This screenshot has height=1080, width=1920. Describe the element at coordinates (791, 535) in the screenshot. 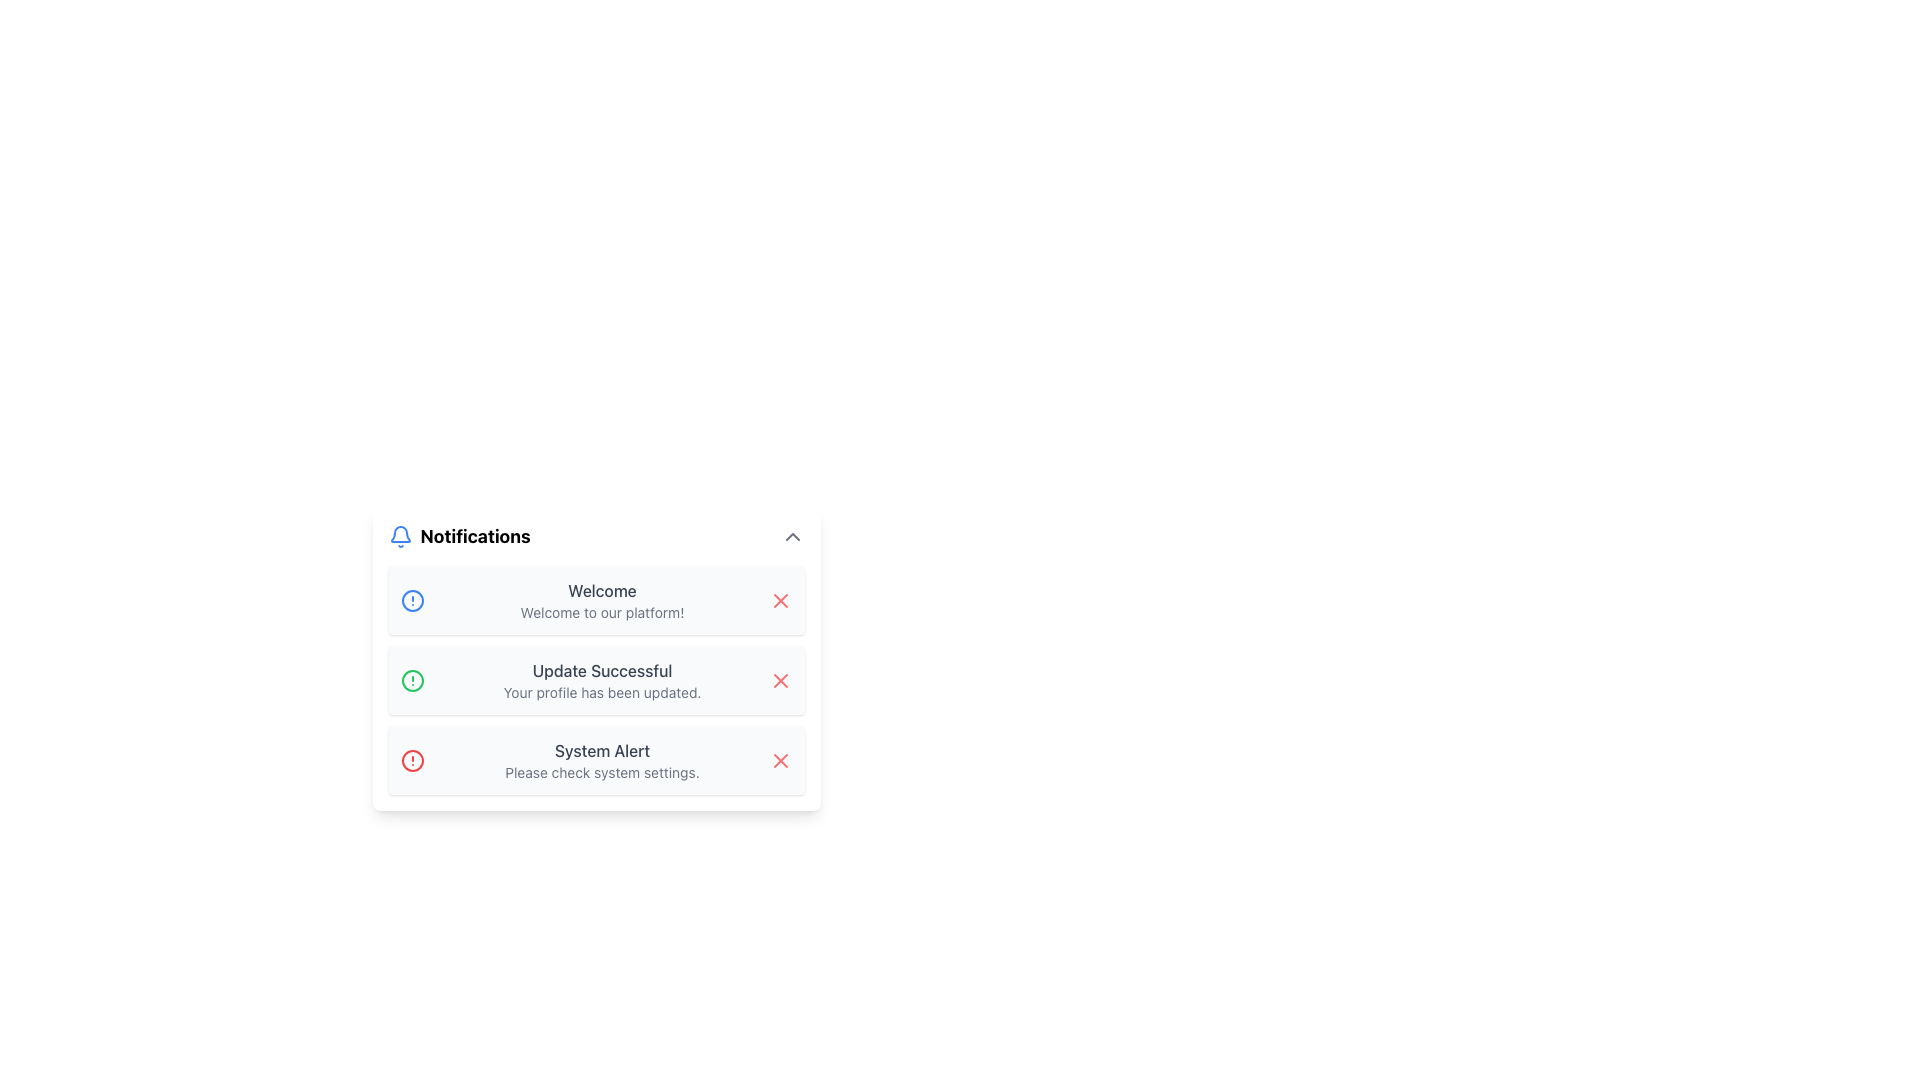

I see `the upward-pointing chevron icon located at the far right of the 'Notifications' header section` at that location.